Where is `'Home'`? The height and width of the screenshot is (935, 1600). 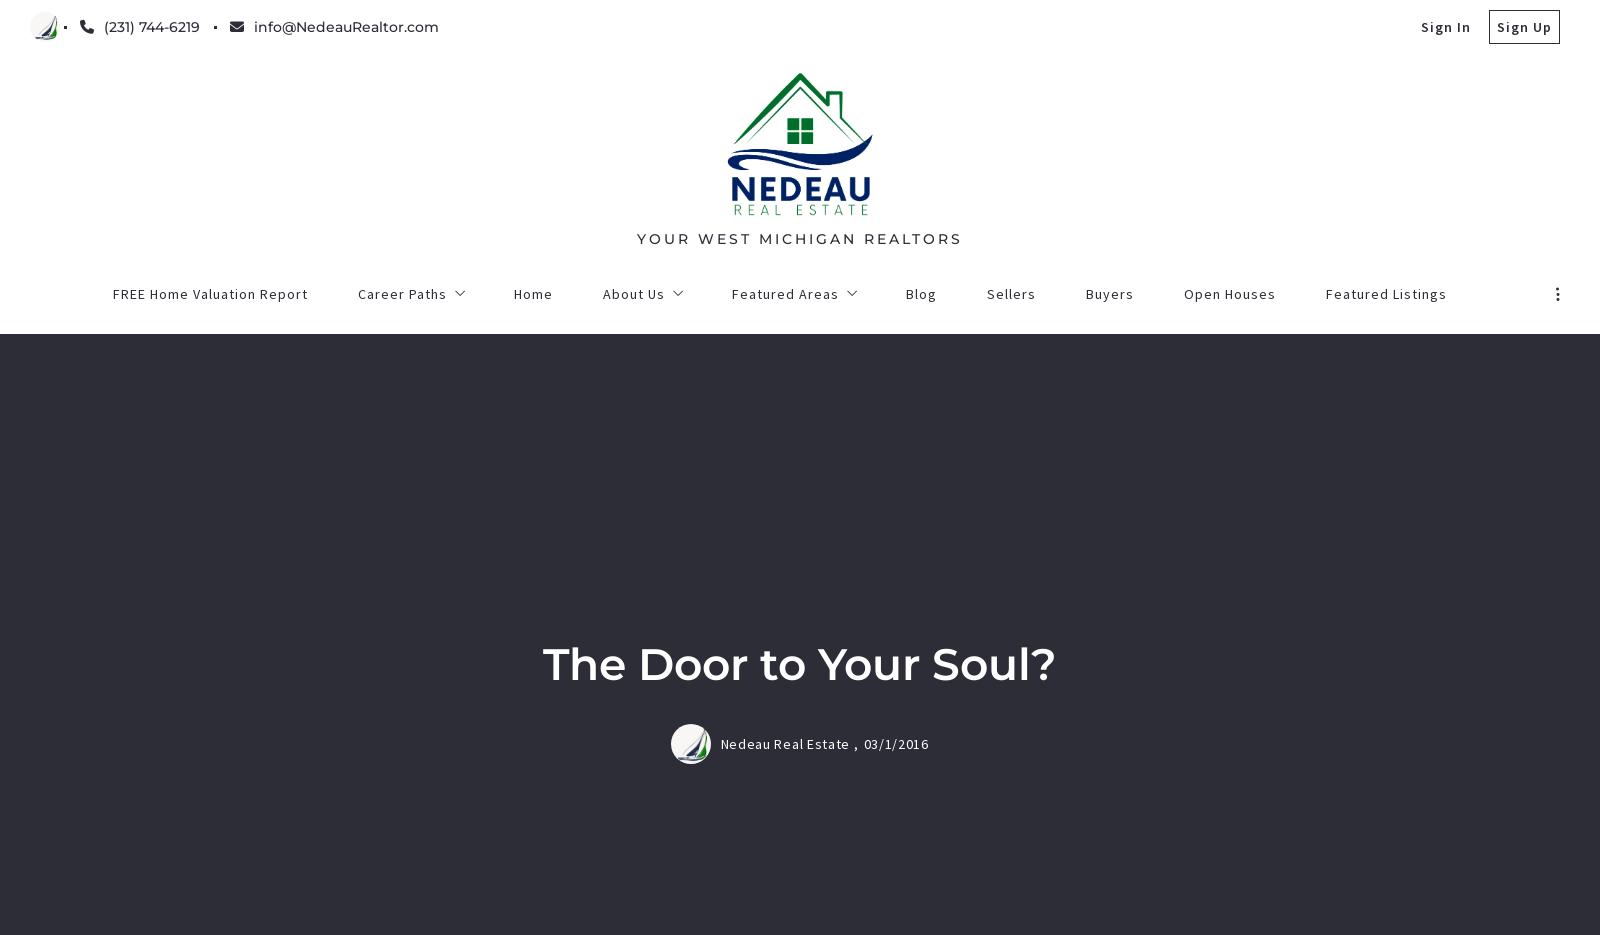
'Home' is located at coordinates (510, 801).